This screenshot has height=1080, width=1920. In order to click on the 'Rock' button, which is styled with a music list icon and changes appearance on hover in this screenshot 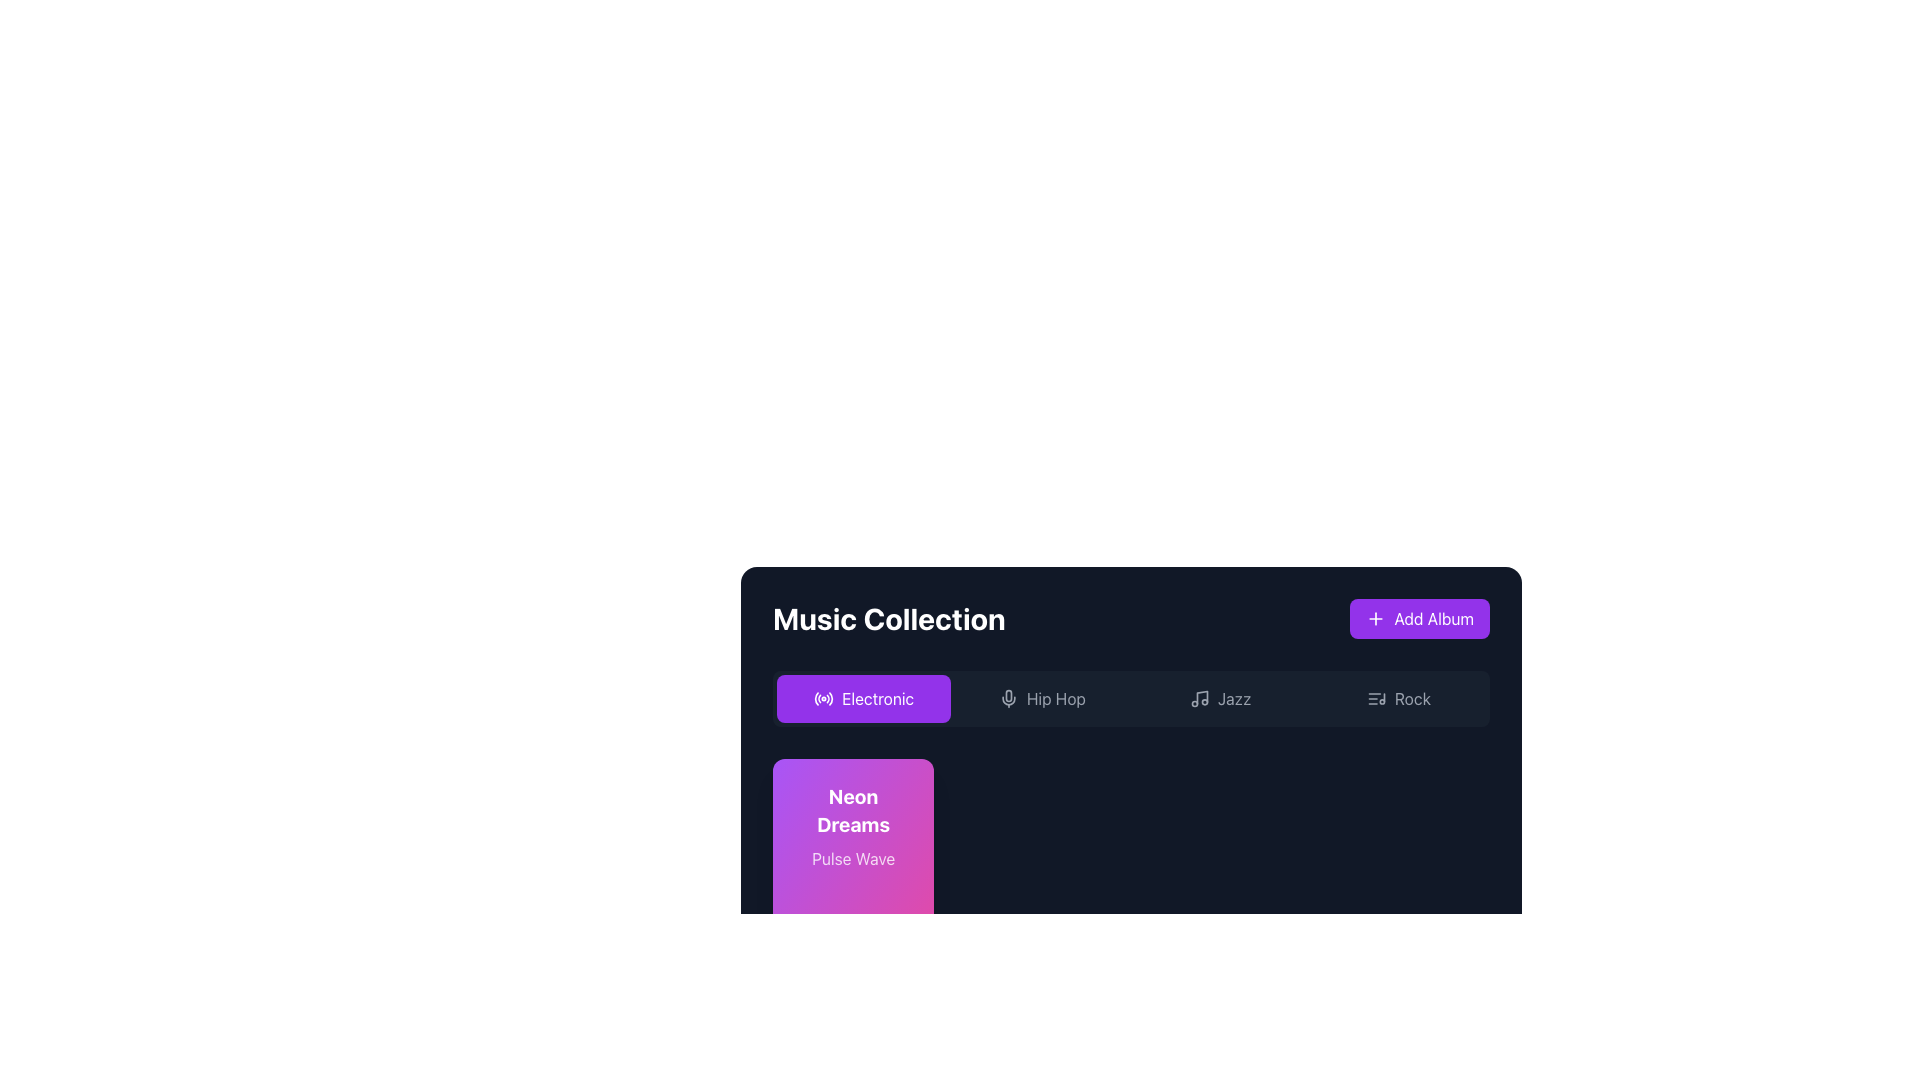, I will do `click(1397, 697)`.